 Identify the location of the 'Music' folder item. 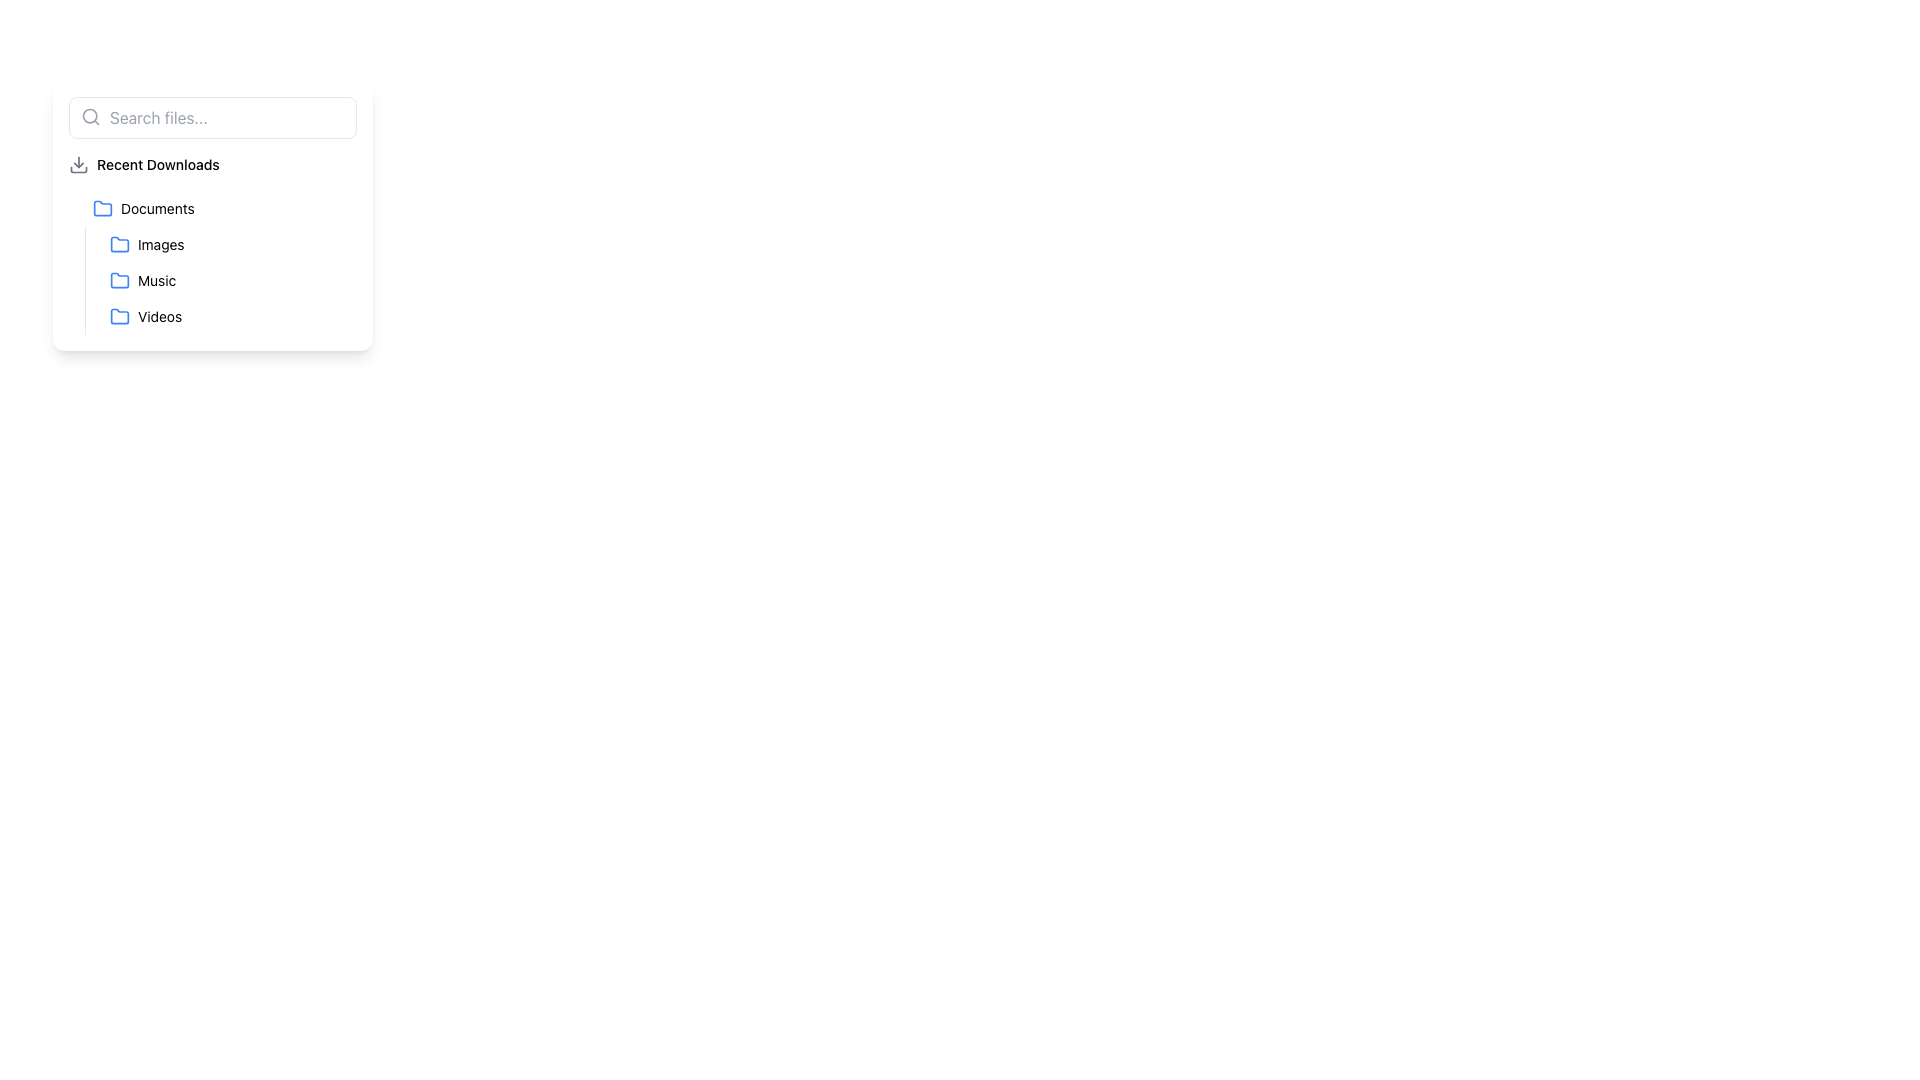
(229, 281).